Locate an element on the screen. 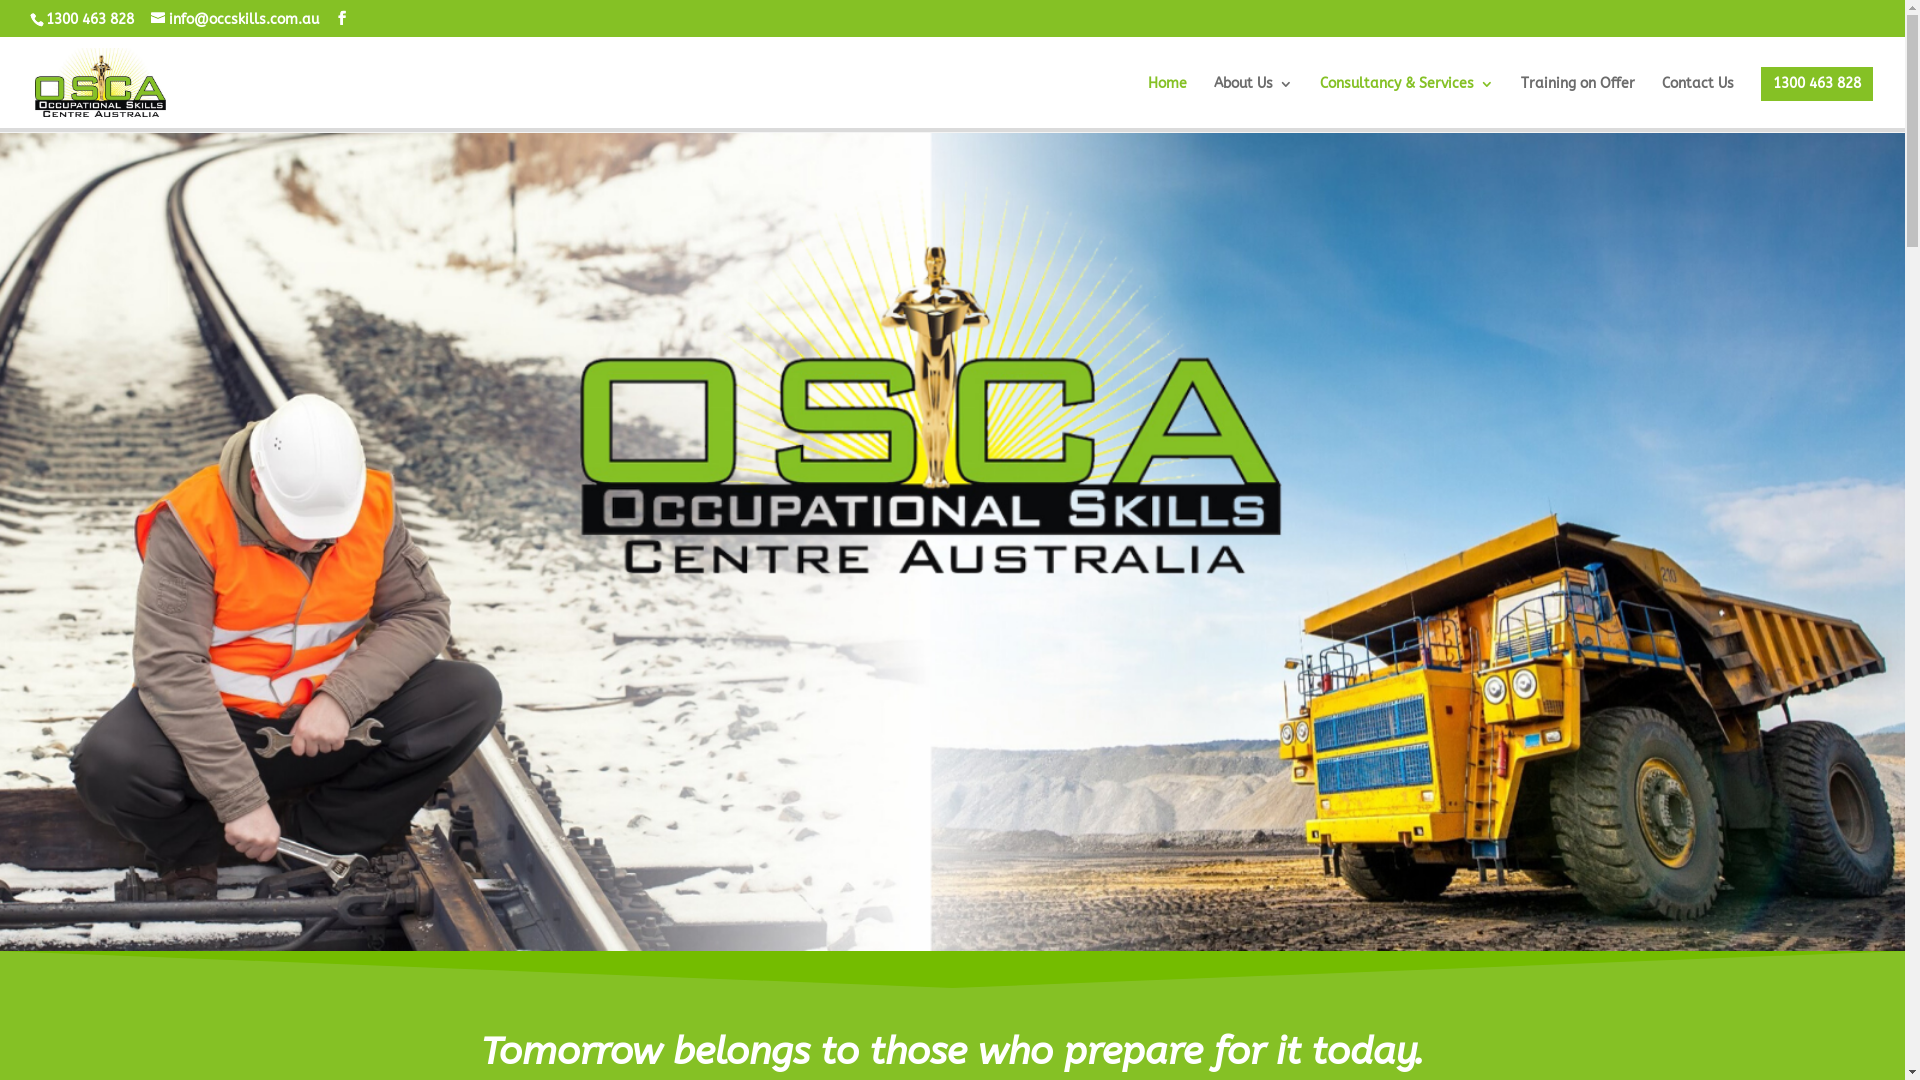 This screenshot has height=1080, width=1920. 'Occupational Skills Centre Cover Photo' is located at coordinates (951, 542).